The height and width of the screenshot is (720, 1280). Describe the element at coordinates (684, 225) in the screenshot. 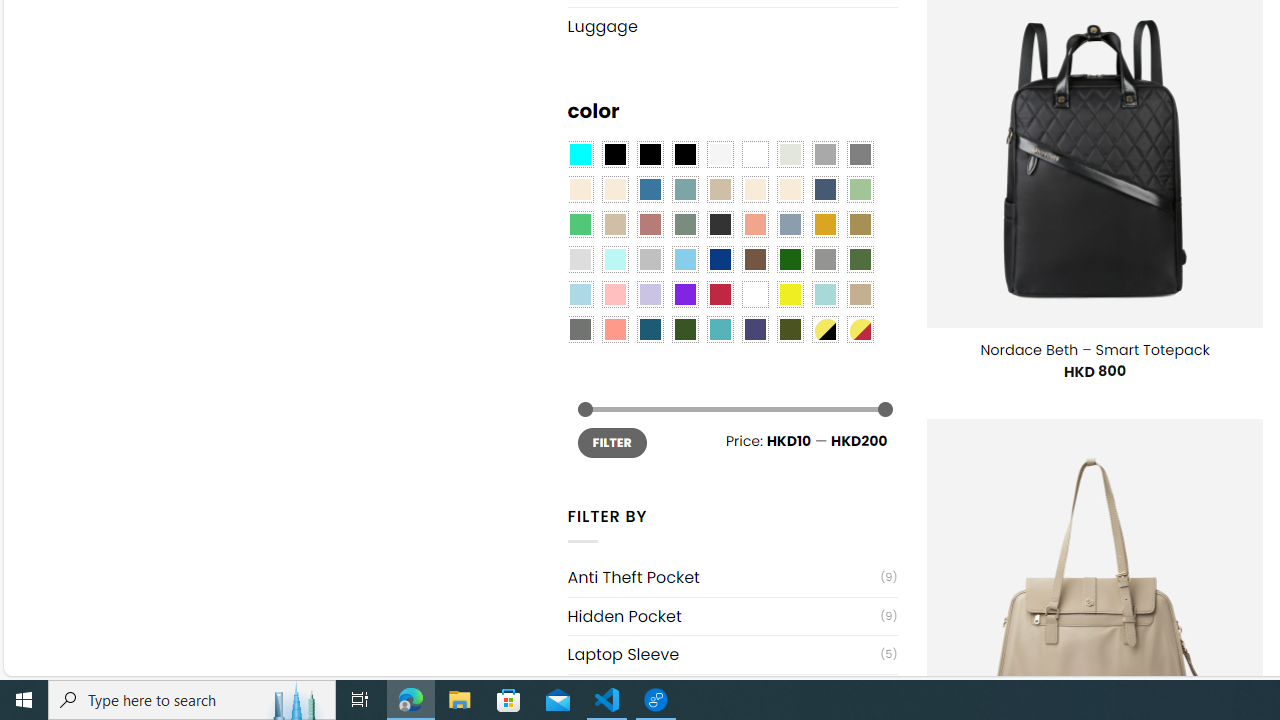

I see `'Sage'` at that location.